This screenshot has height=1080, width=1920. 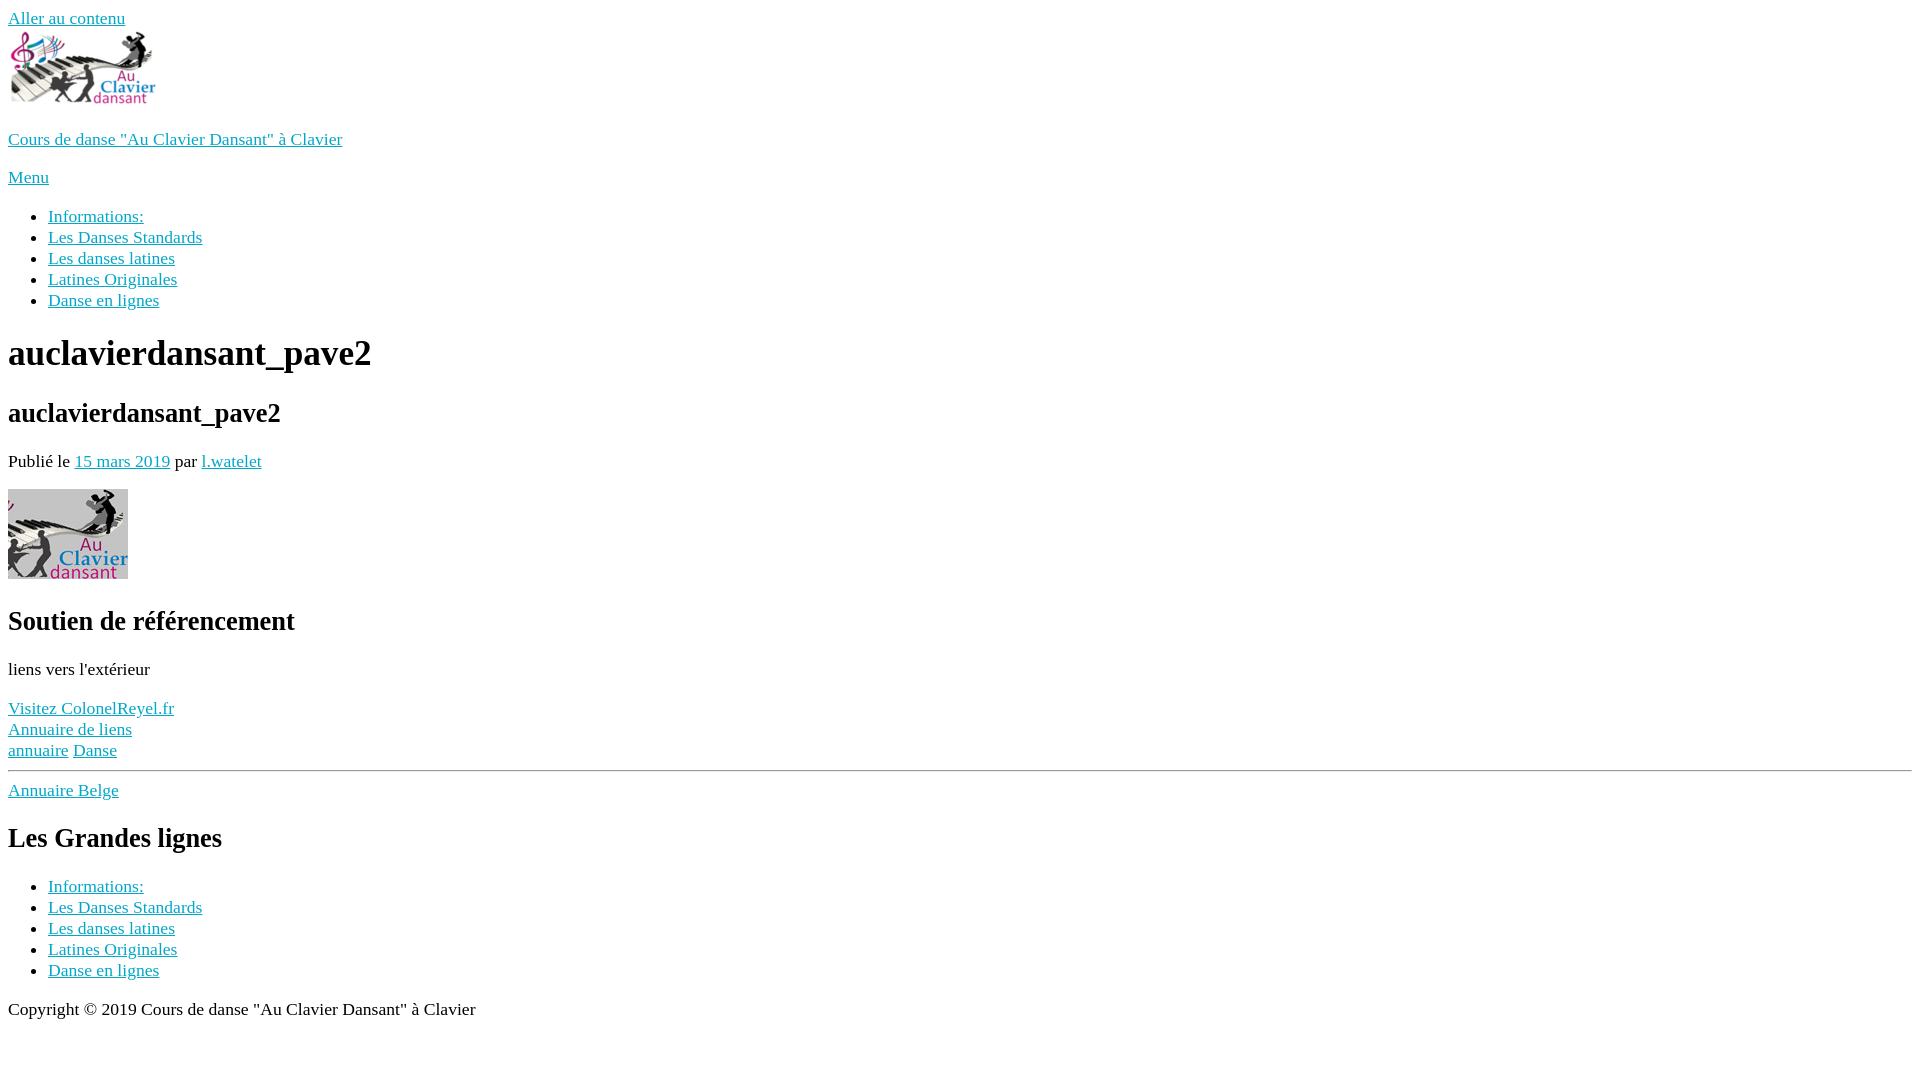 What do you see at coordinates (102, 300) in the screenshot?
I see `'Danse en lignes'` at bounding box center [102, 300].